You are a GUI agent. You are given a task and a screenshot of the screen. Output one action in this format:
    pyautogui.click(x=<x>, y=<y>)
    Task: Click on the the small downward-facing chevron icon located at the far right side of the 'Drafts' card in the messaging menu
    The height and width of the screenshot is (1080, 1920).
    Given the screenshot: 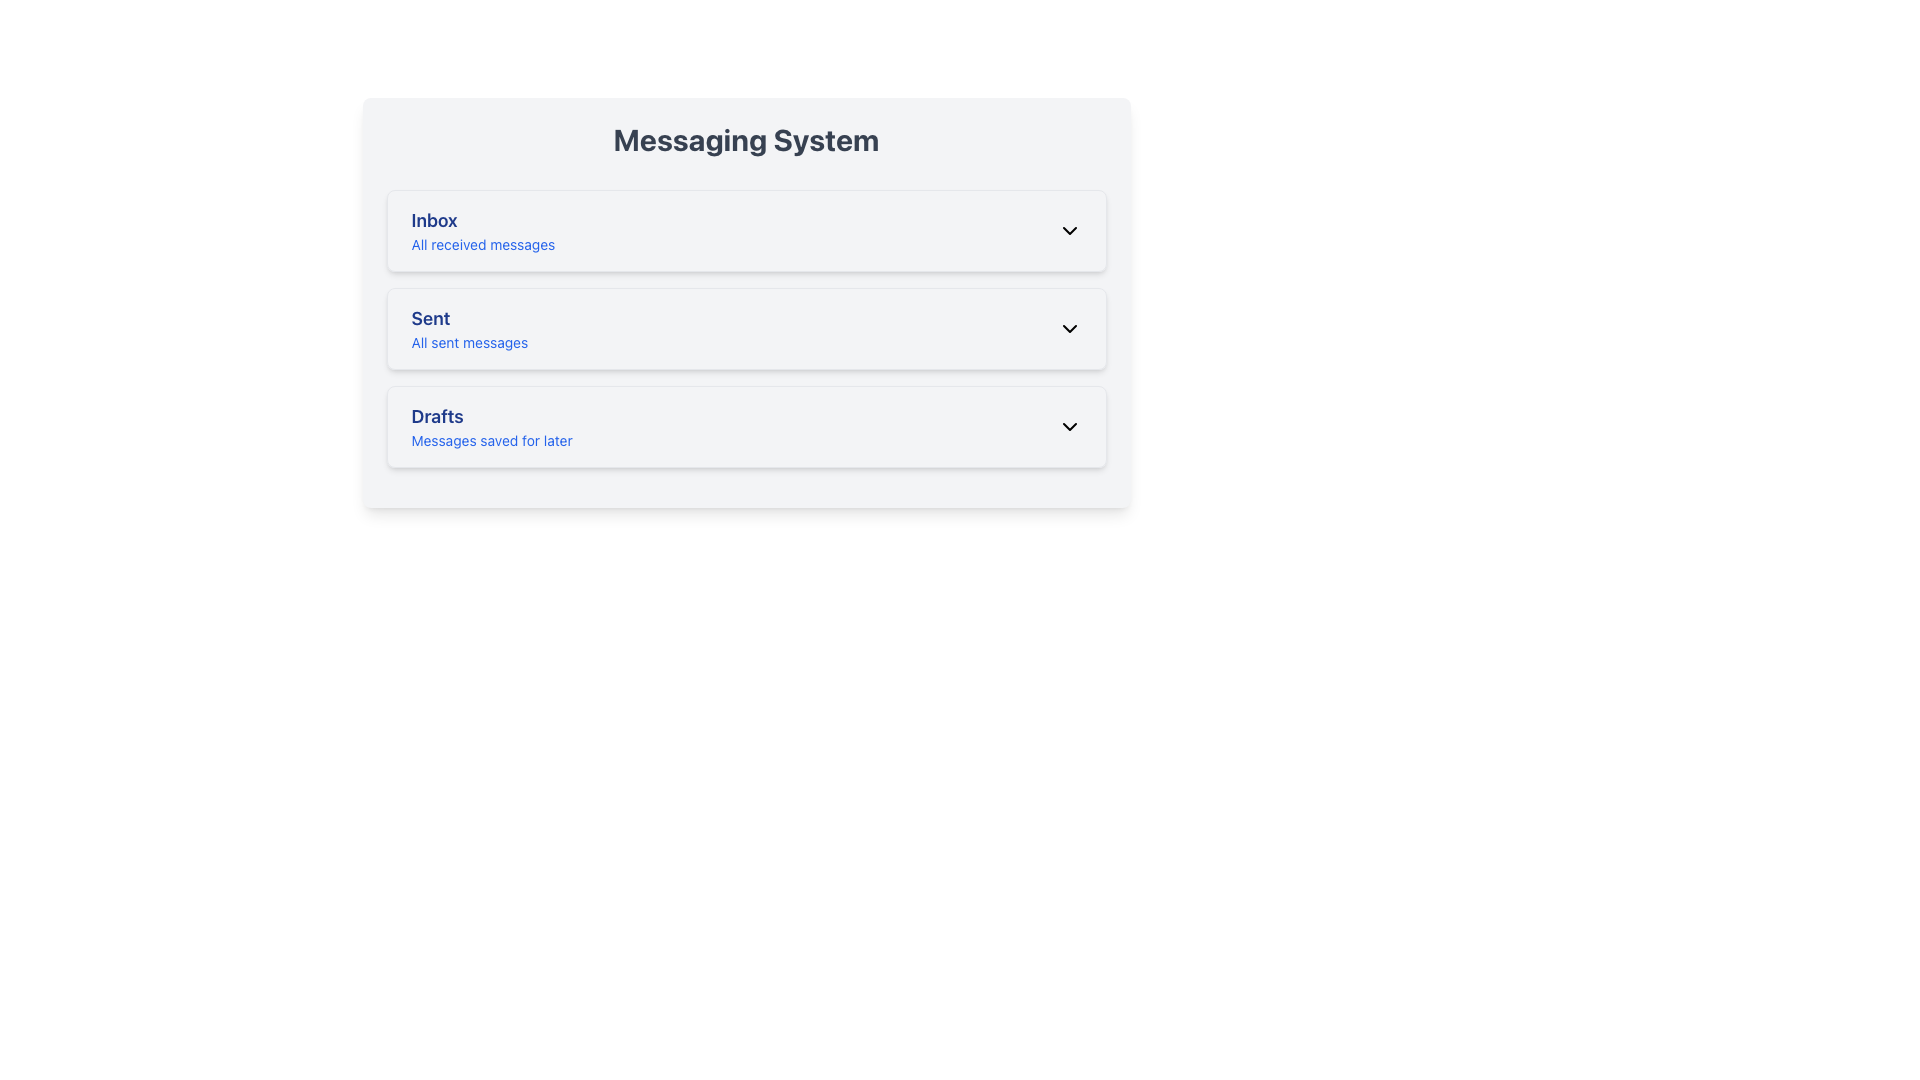 What is the action you would take?
    pyautogui.click(x=1068, y=426)
    